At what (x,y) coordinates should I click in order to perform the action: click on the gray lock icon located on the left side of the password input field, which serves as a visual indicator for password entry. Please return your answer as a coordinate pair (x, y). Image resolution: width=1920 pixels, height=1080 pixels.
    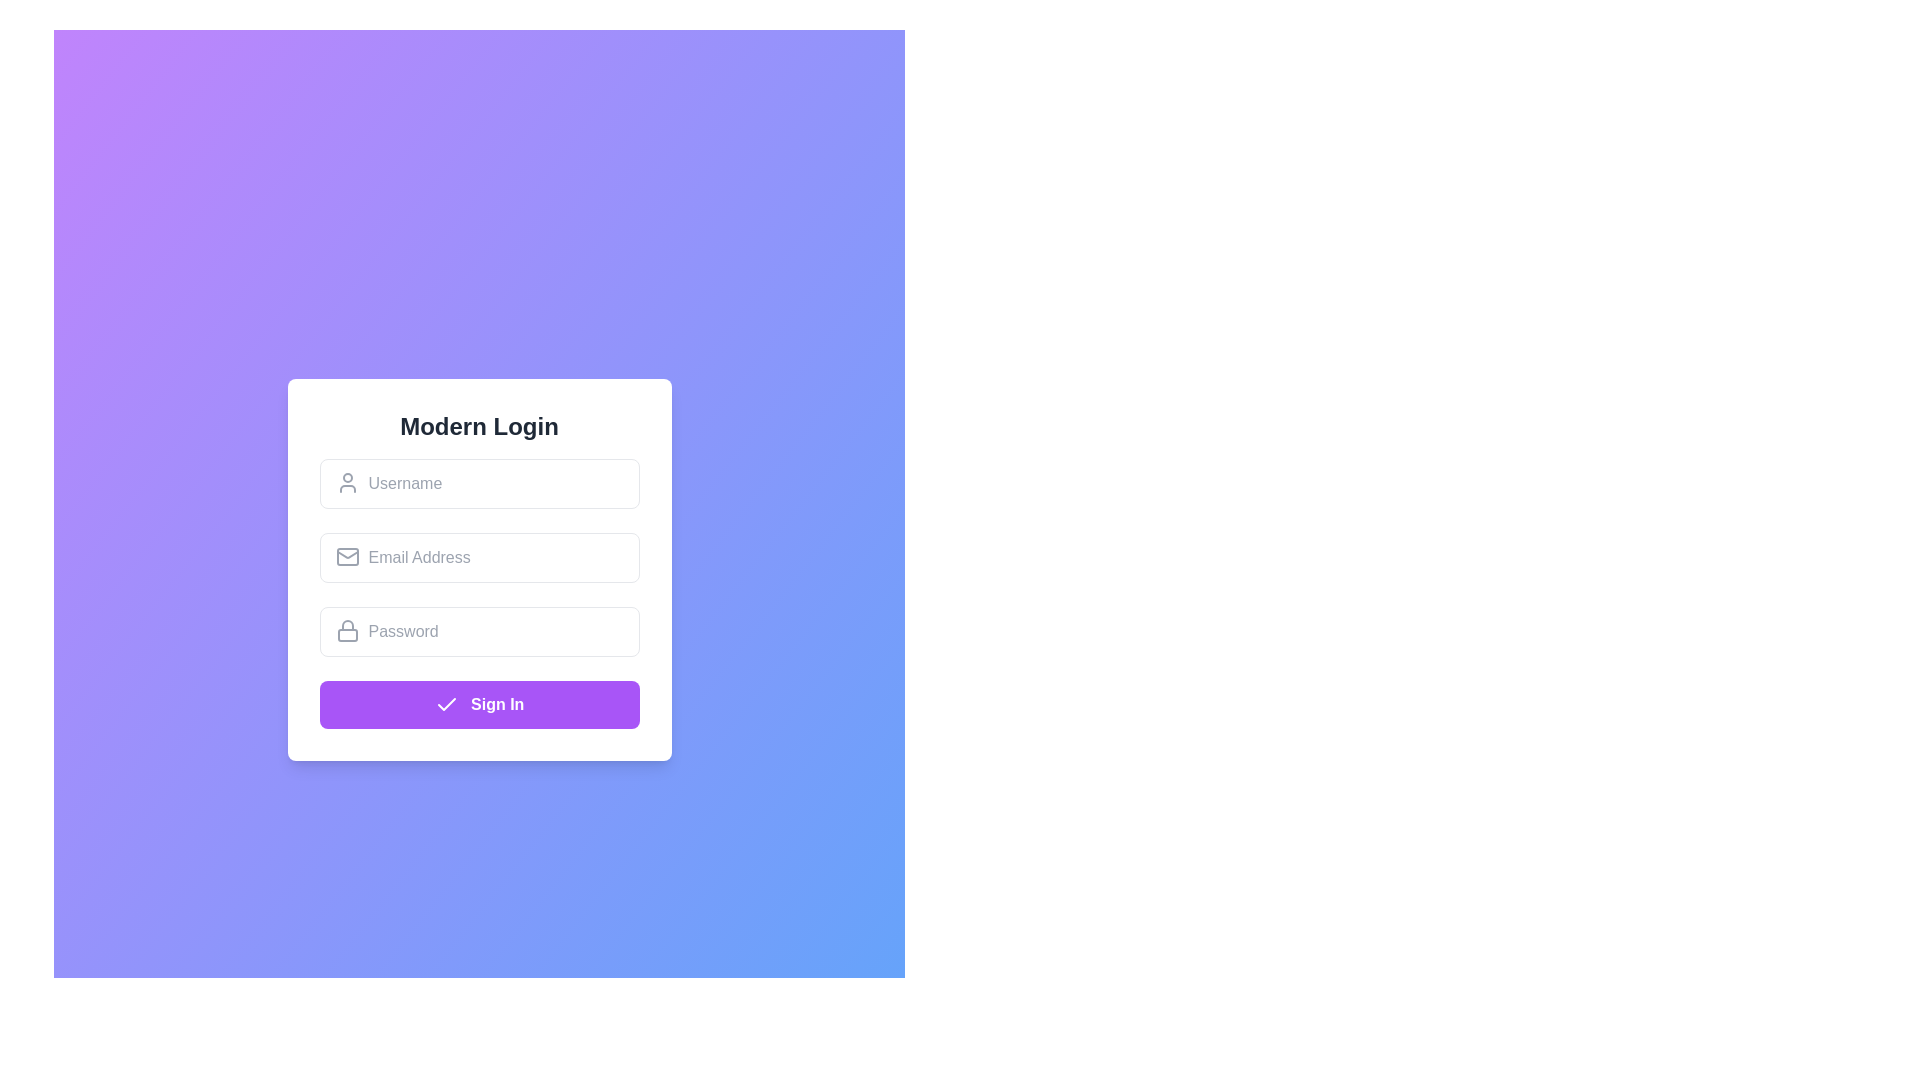
    Looking at the image, I should click on (347, 630).